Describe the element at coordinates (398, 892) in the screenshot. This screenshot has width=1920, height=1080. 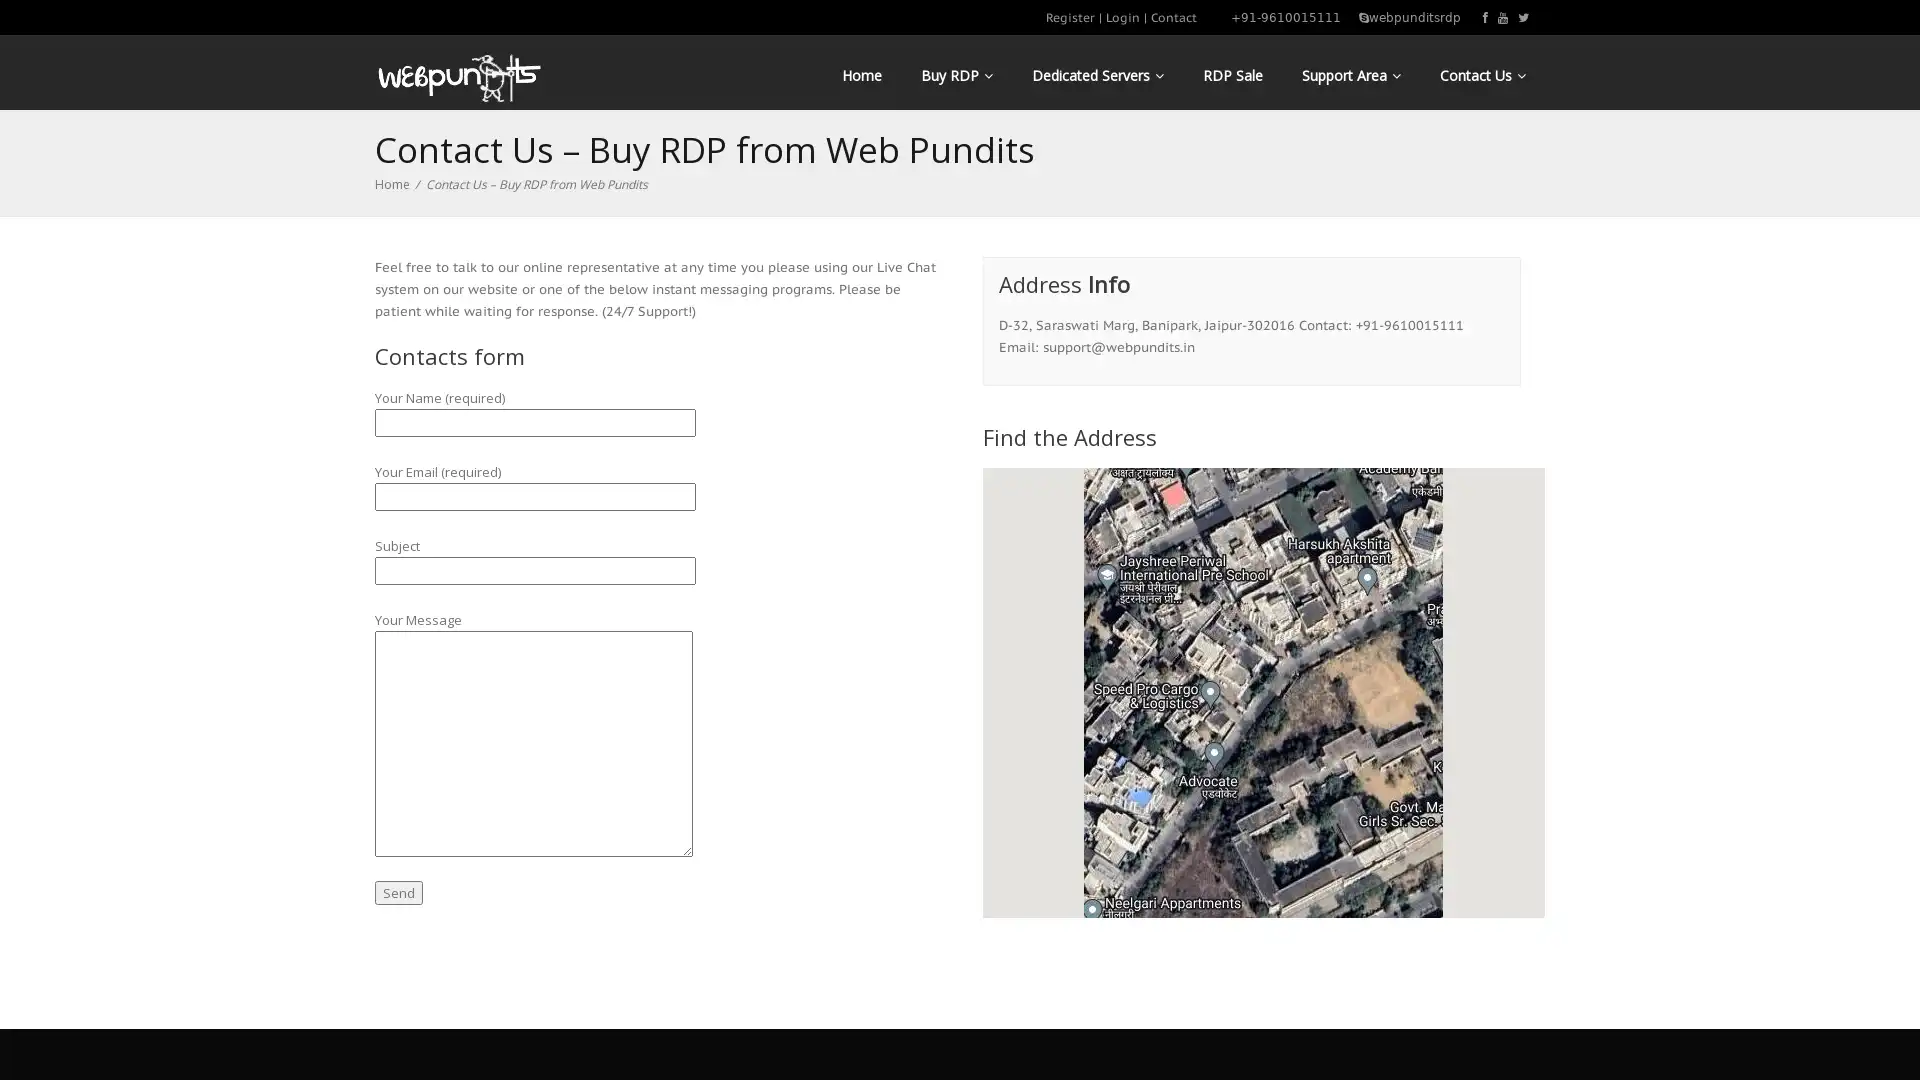
I see `Send` at that location.